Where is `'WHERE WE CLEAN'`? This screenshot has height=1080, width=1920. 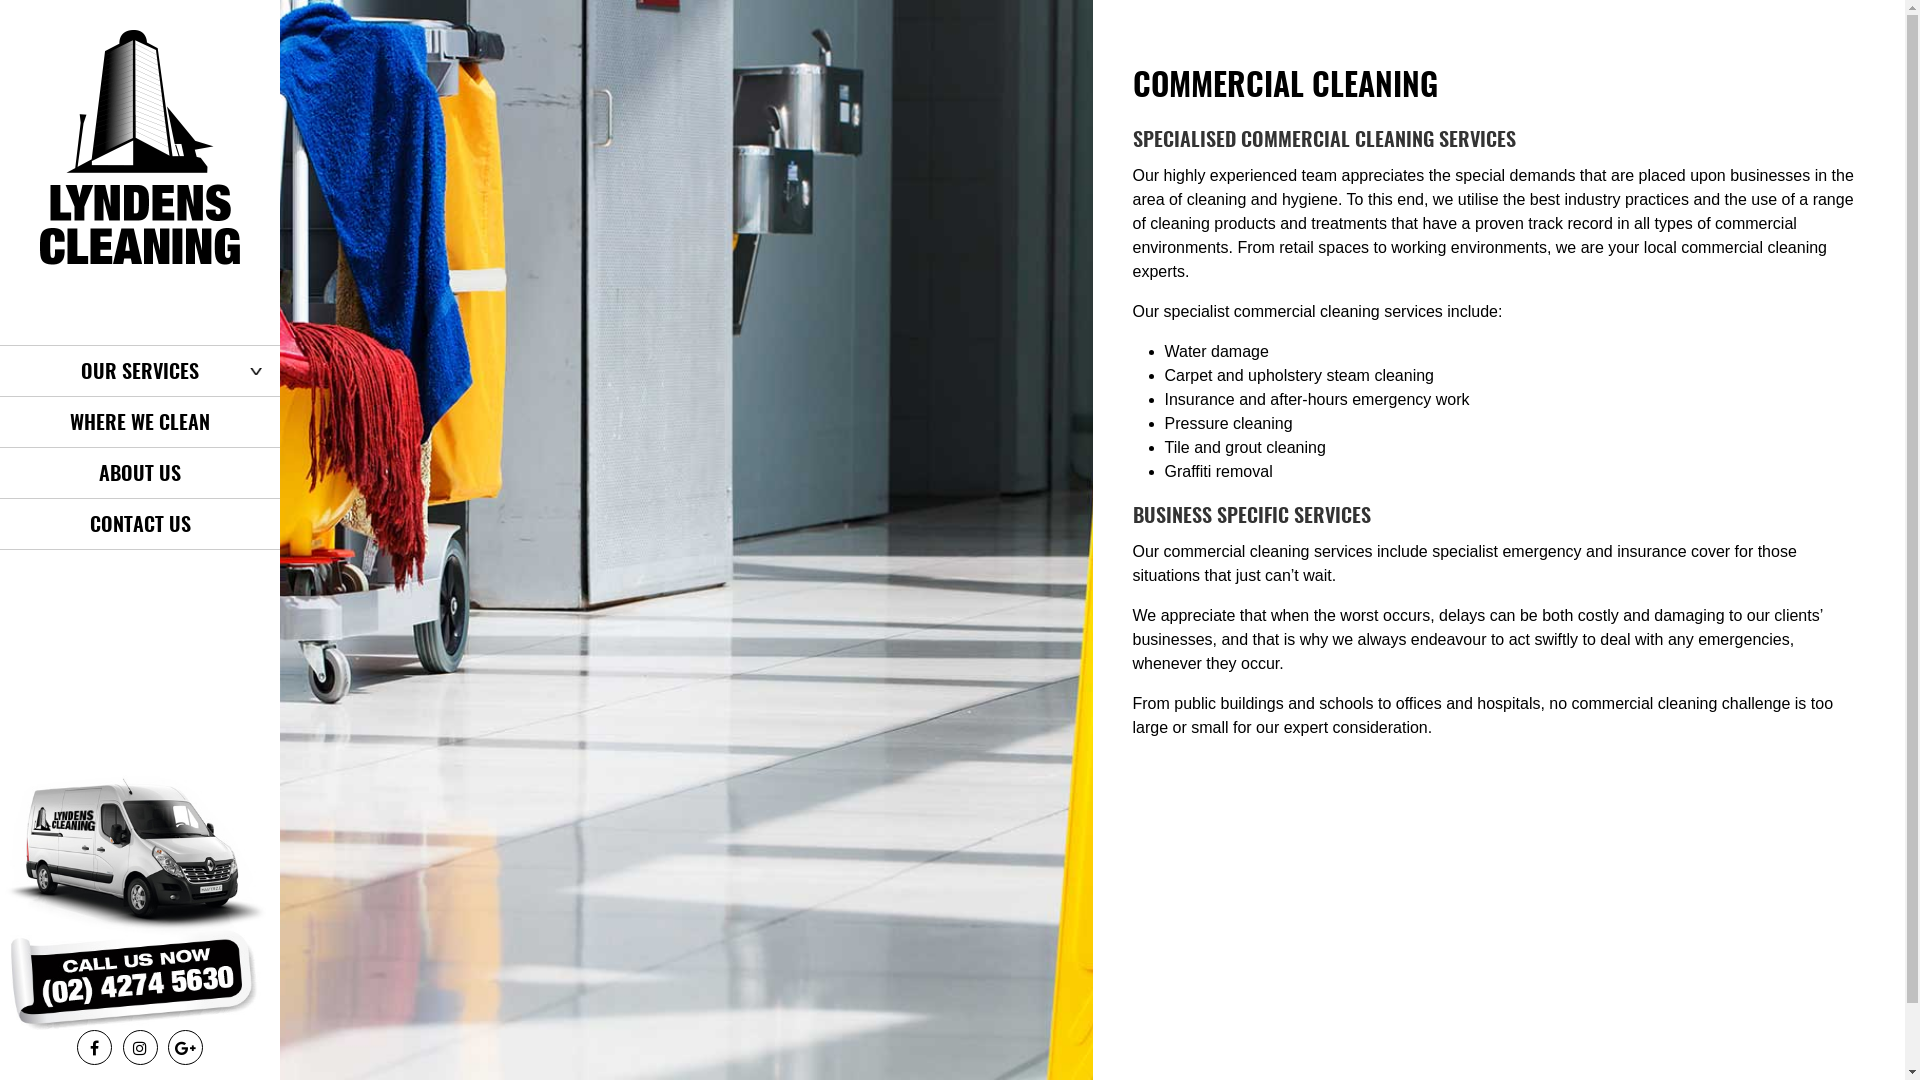
'WHERE WE CLEAN' is located at coordinates (0, 420).